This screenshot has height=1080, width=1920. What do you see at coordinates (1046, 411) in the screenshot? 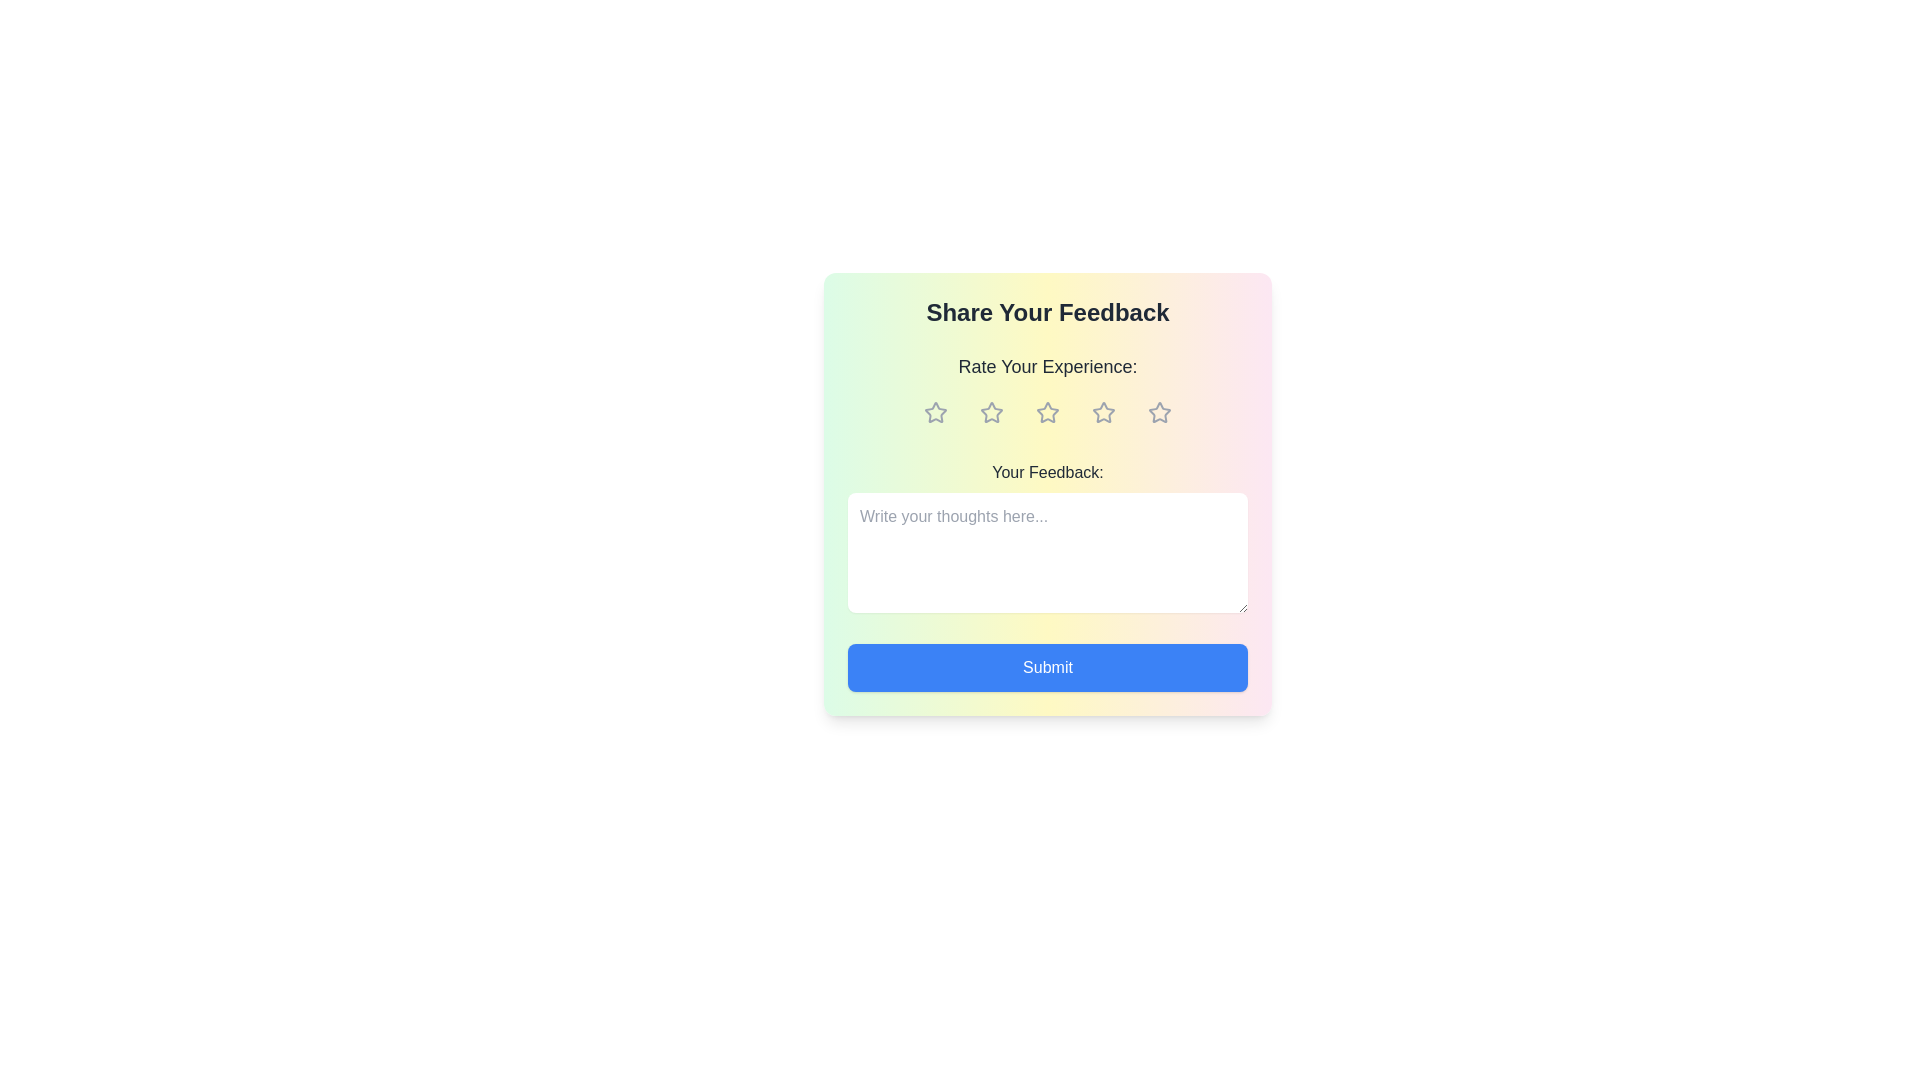
I see `the third star icon in the rating row, which is designed for rating purposes and features a gray outline` at bounding box center [1046, 411].